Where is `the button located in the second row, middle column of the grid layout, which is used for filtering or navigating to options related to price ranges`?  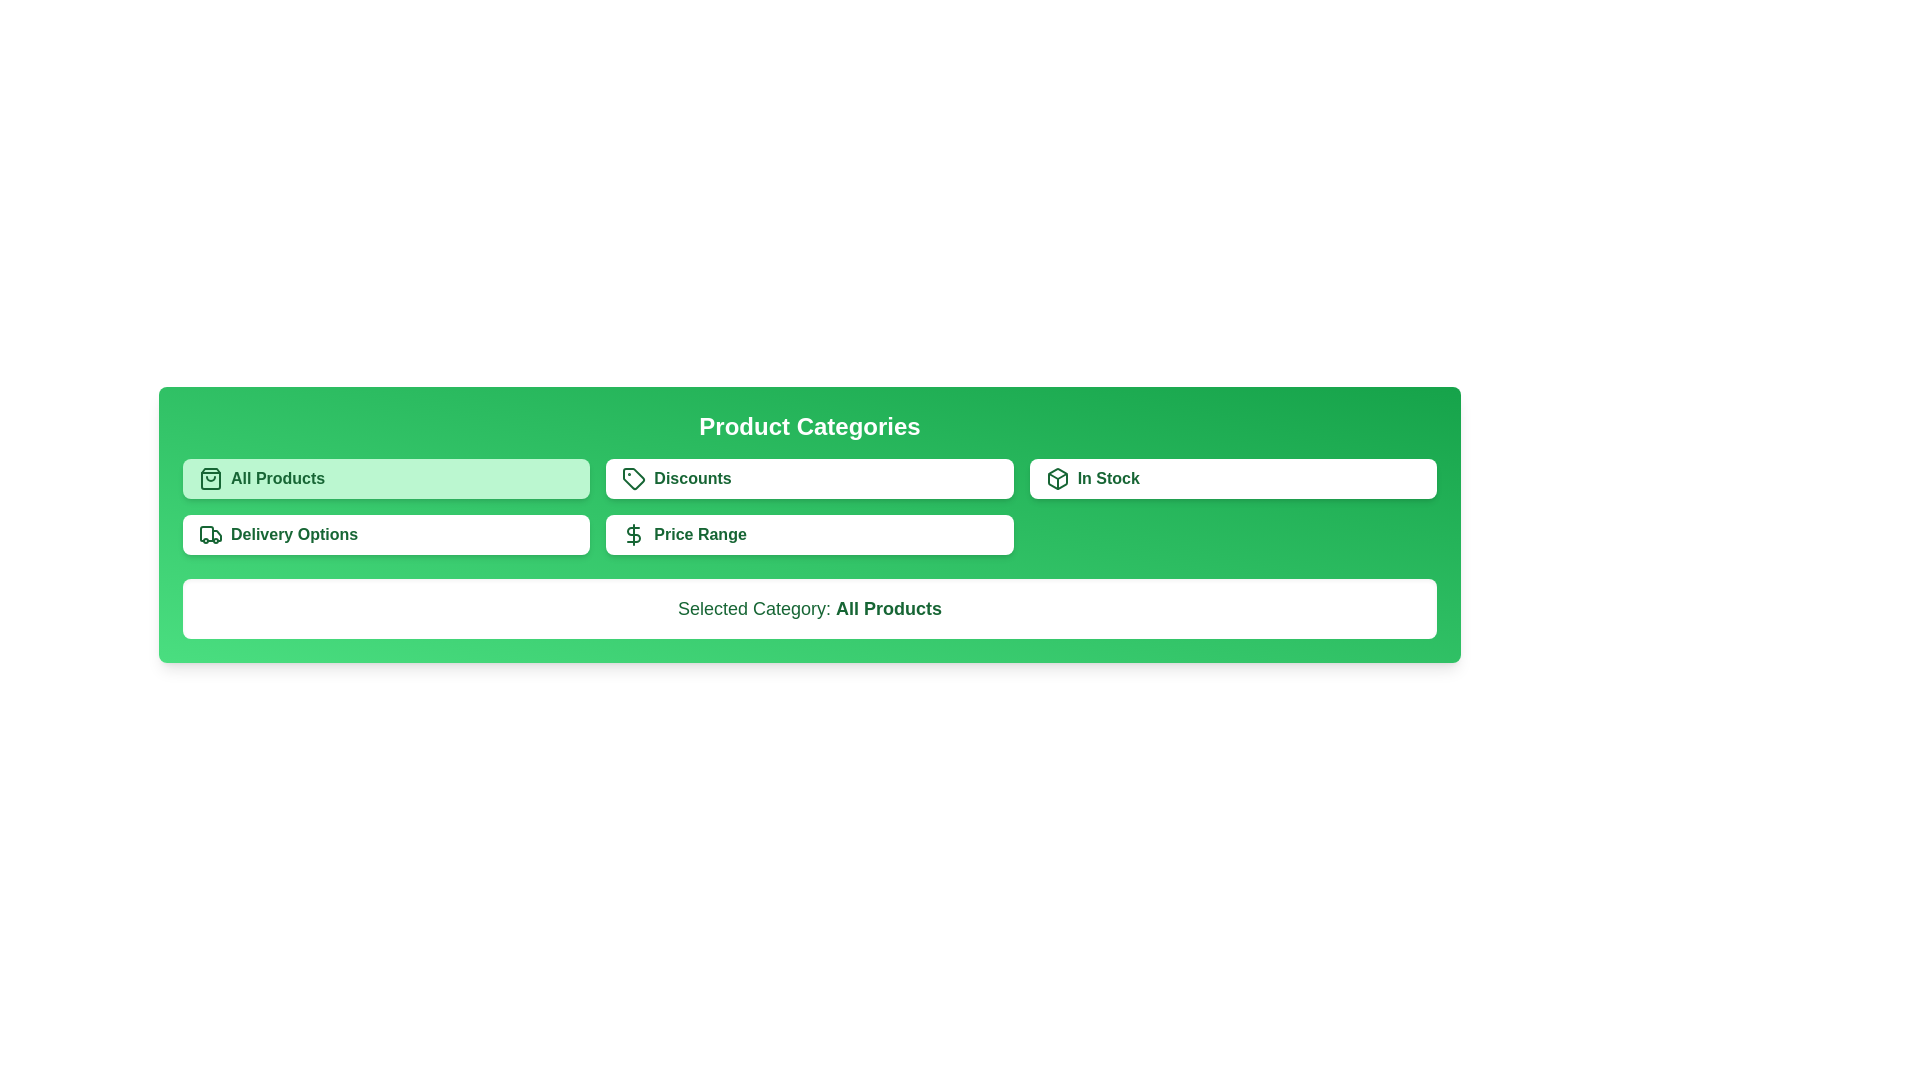
the button located in the second row, middle column of the grid layout, which is used for filtering or navigating to options related to price ranges is located at coordinates (810, 534).